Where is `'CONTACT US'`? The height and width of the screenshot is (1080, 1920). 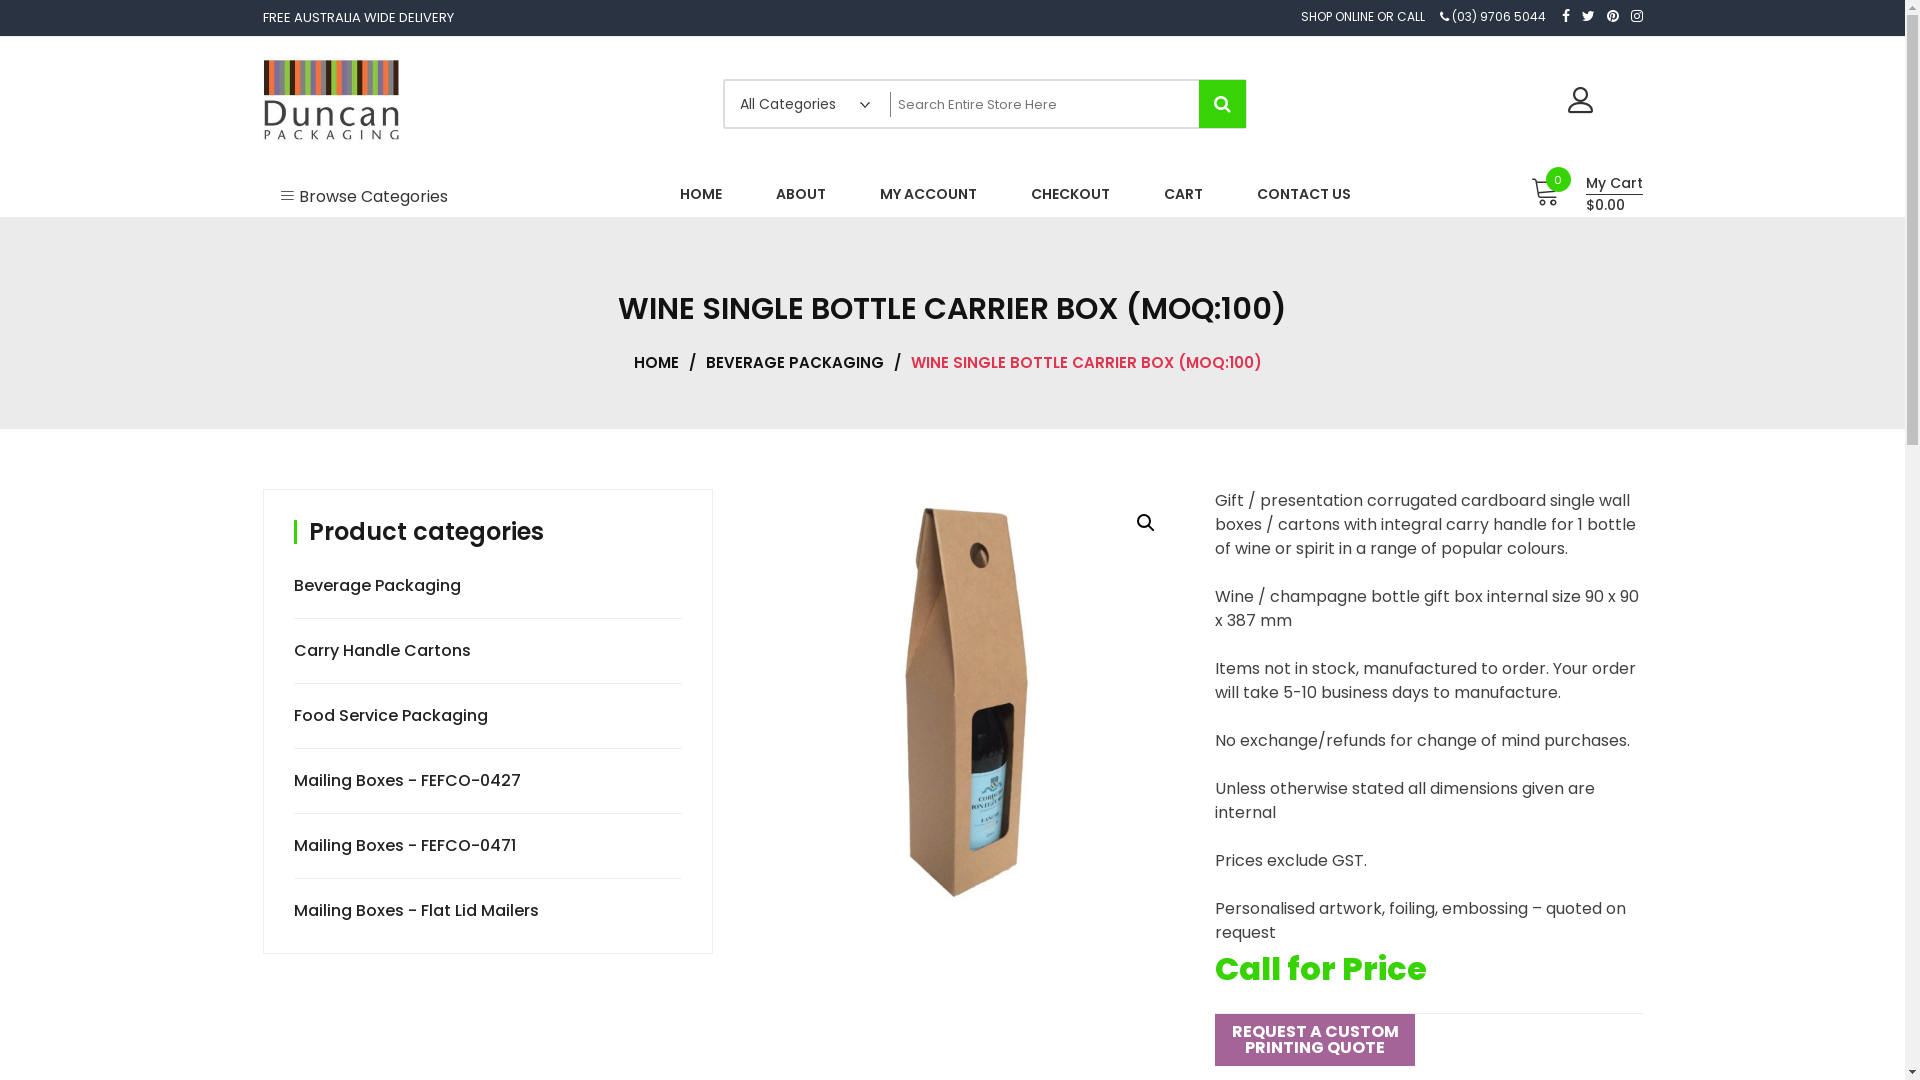 'CONTACT US' is located at coordinates (1304, 194).